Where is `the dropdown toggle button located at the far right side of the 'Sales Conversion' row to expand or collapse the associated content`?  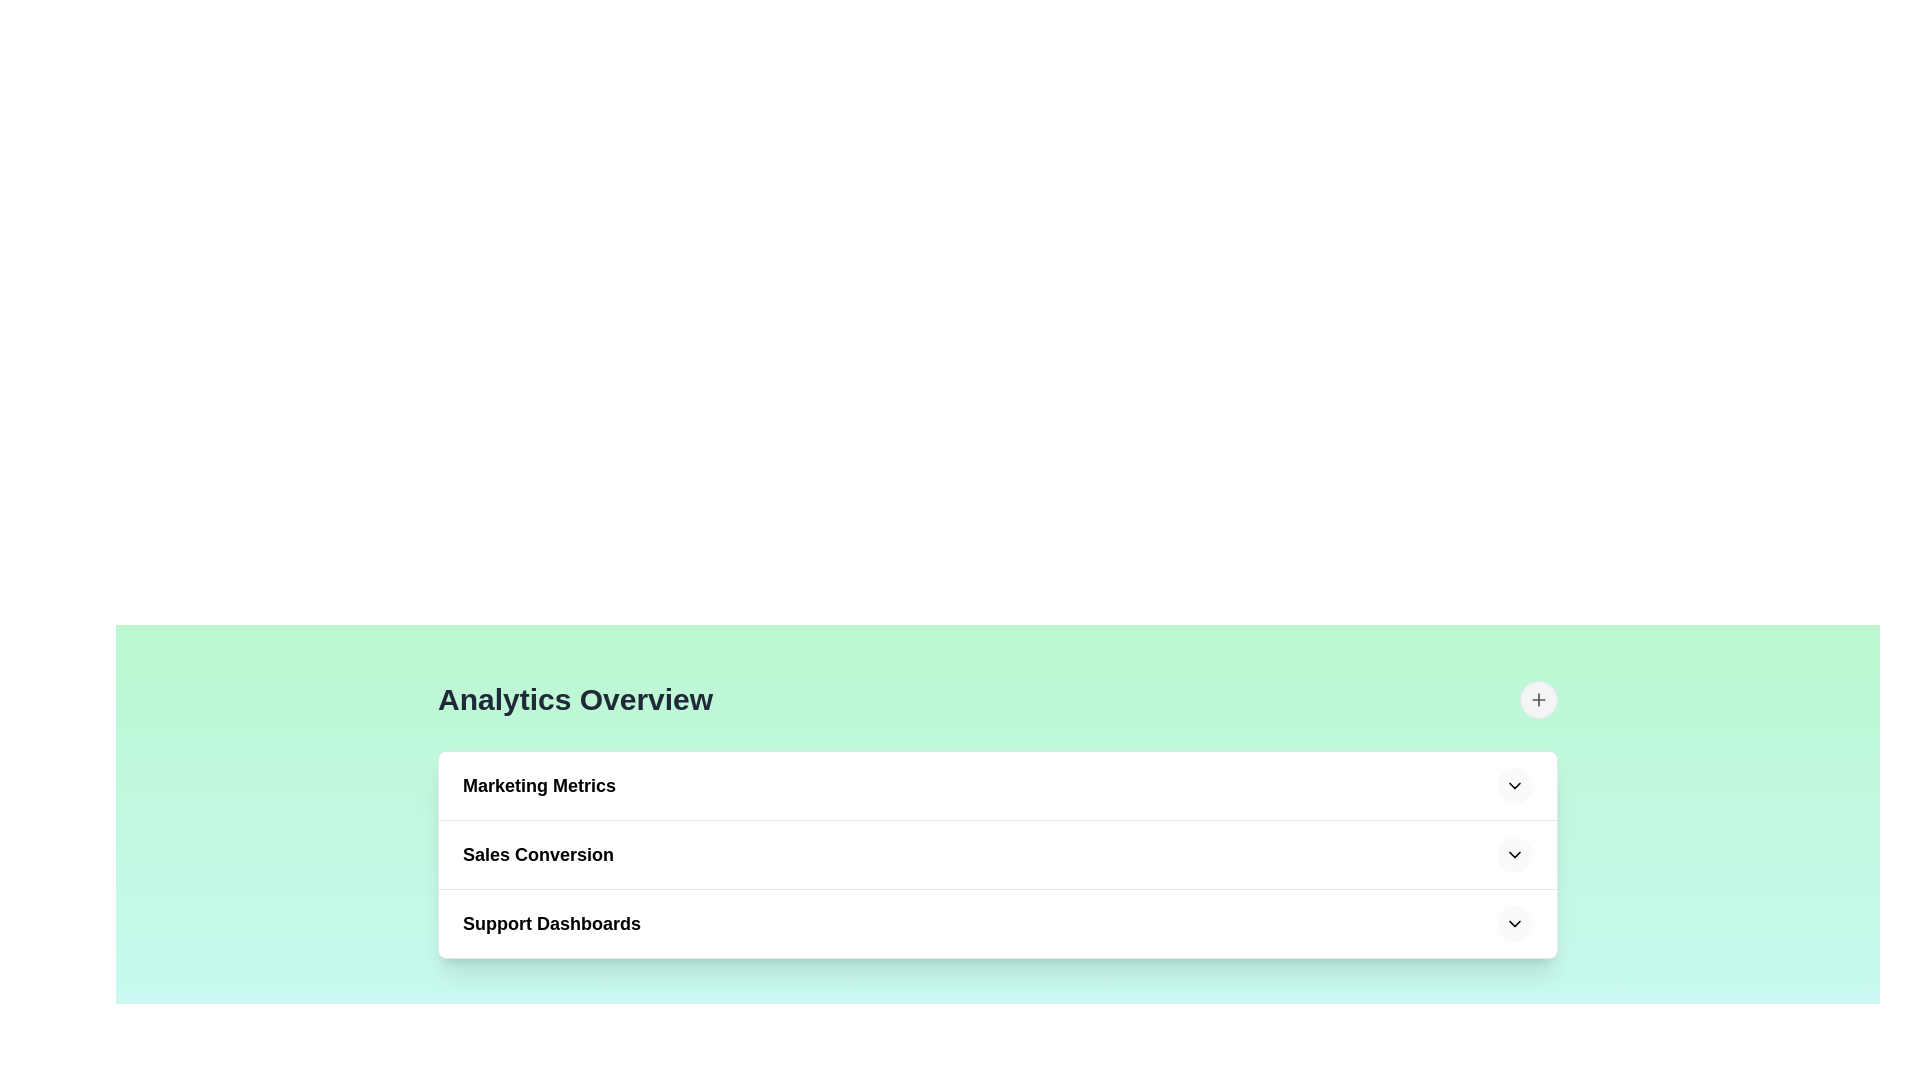
the dropdown toggle button located at the far right side of the 'Sales Conversion' row to expand or collapse the associated content is located at coordinates (1515, 855).